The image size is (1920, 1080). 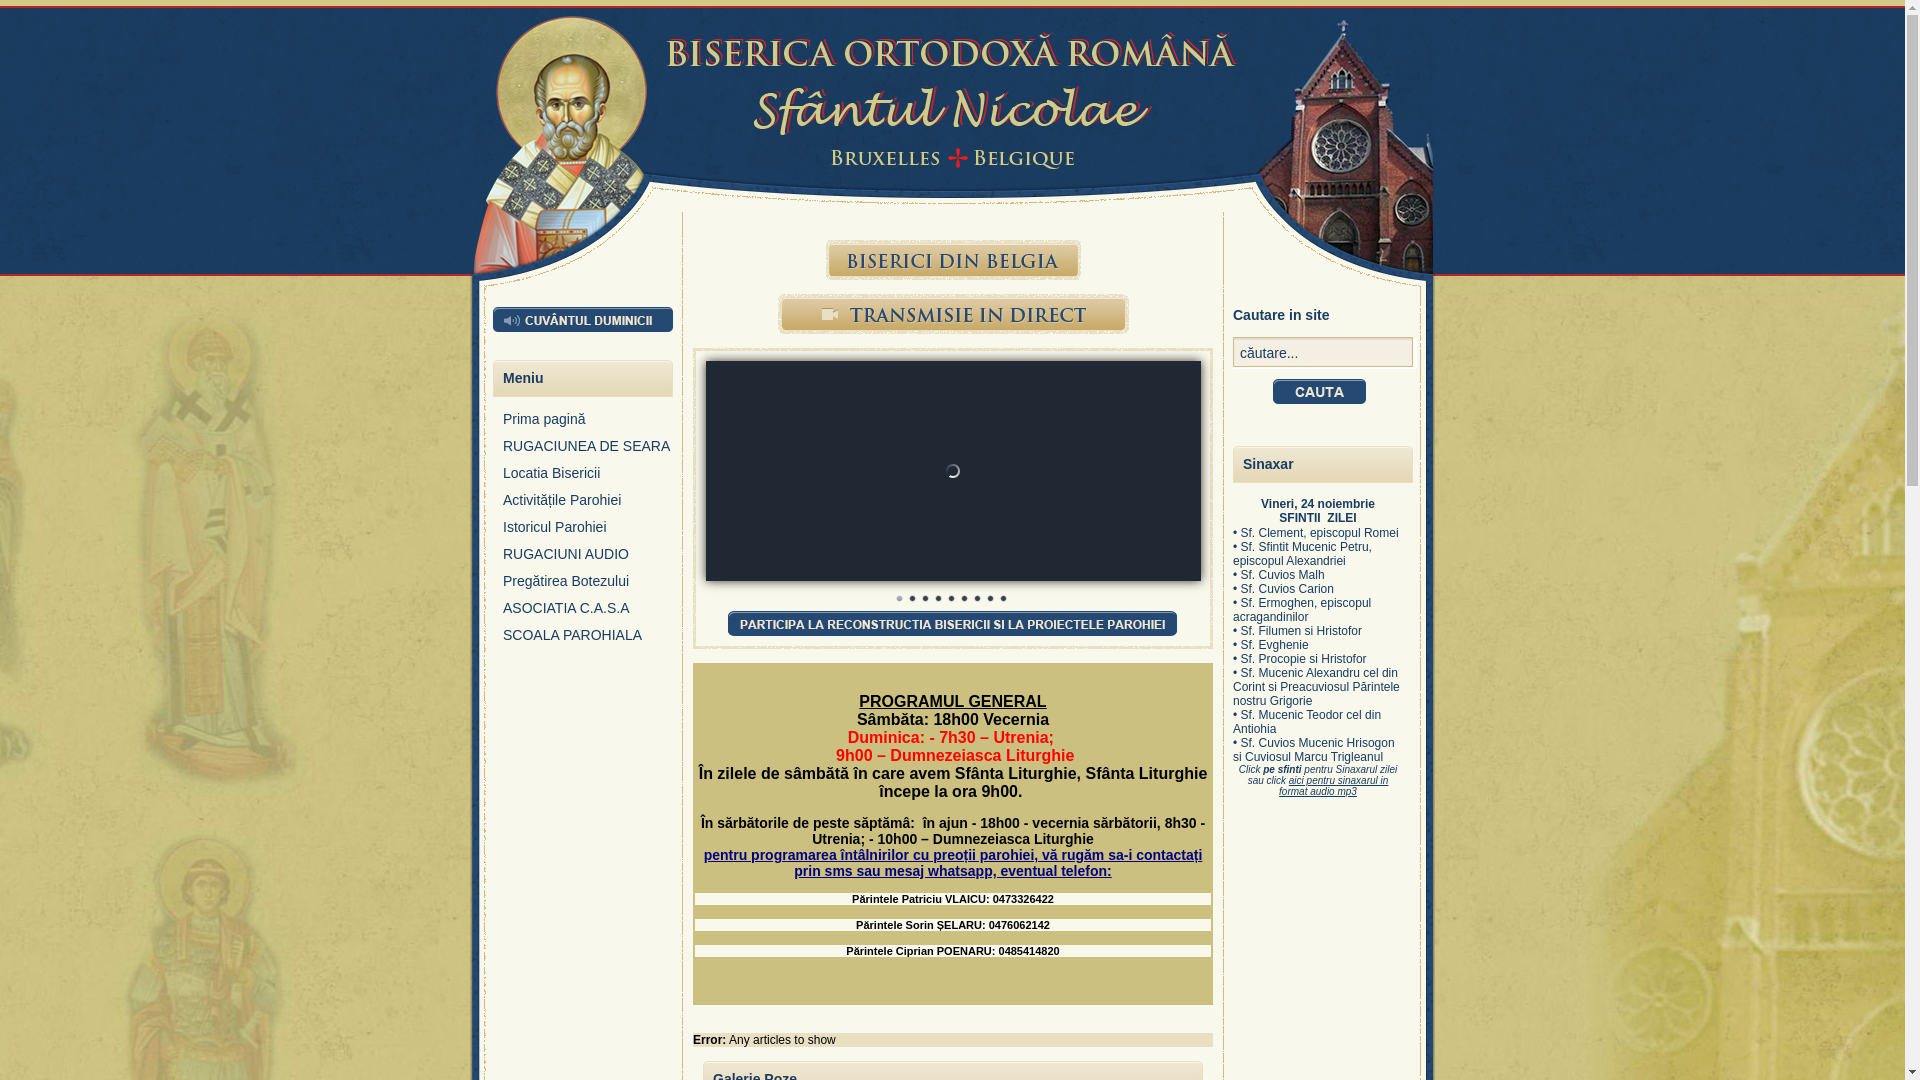 I want to click on 'Locatia Bisericii', so click(x=587, y=478).